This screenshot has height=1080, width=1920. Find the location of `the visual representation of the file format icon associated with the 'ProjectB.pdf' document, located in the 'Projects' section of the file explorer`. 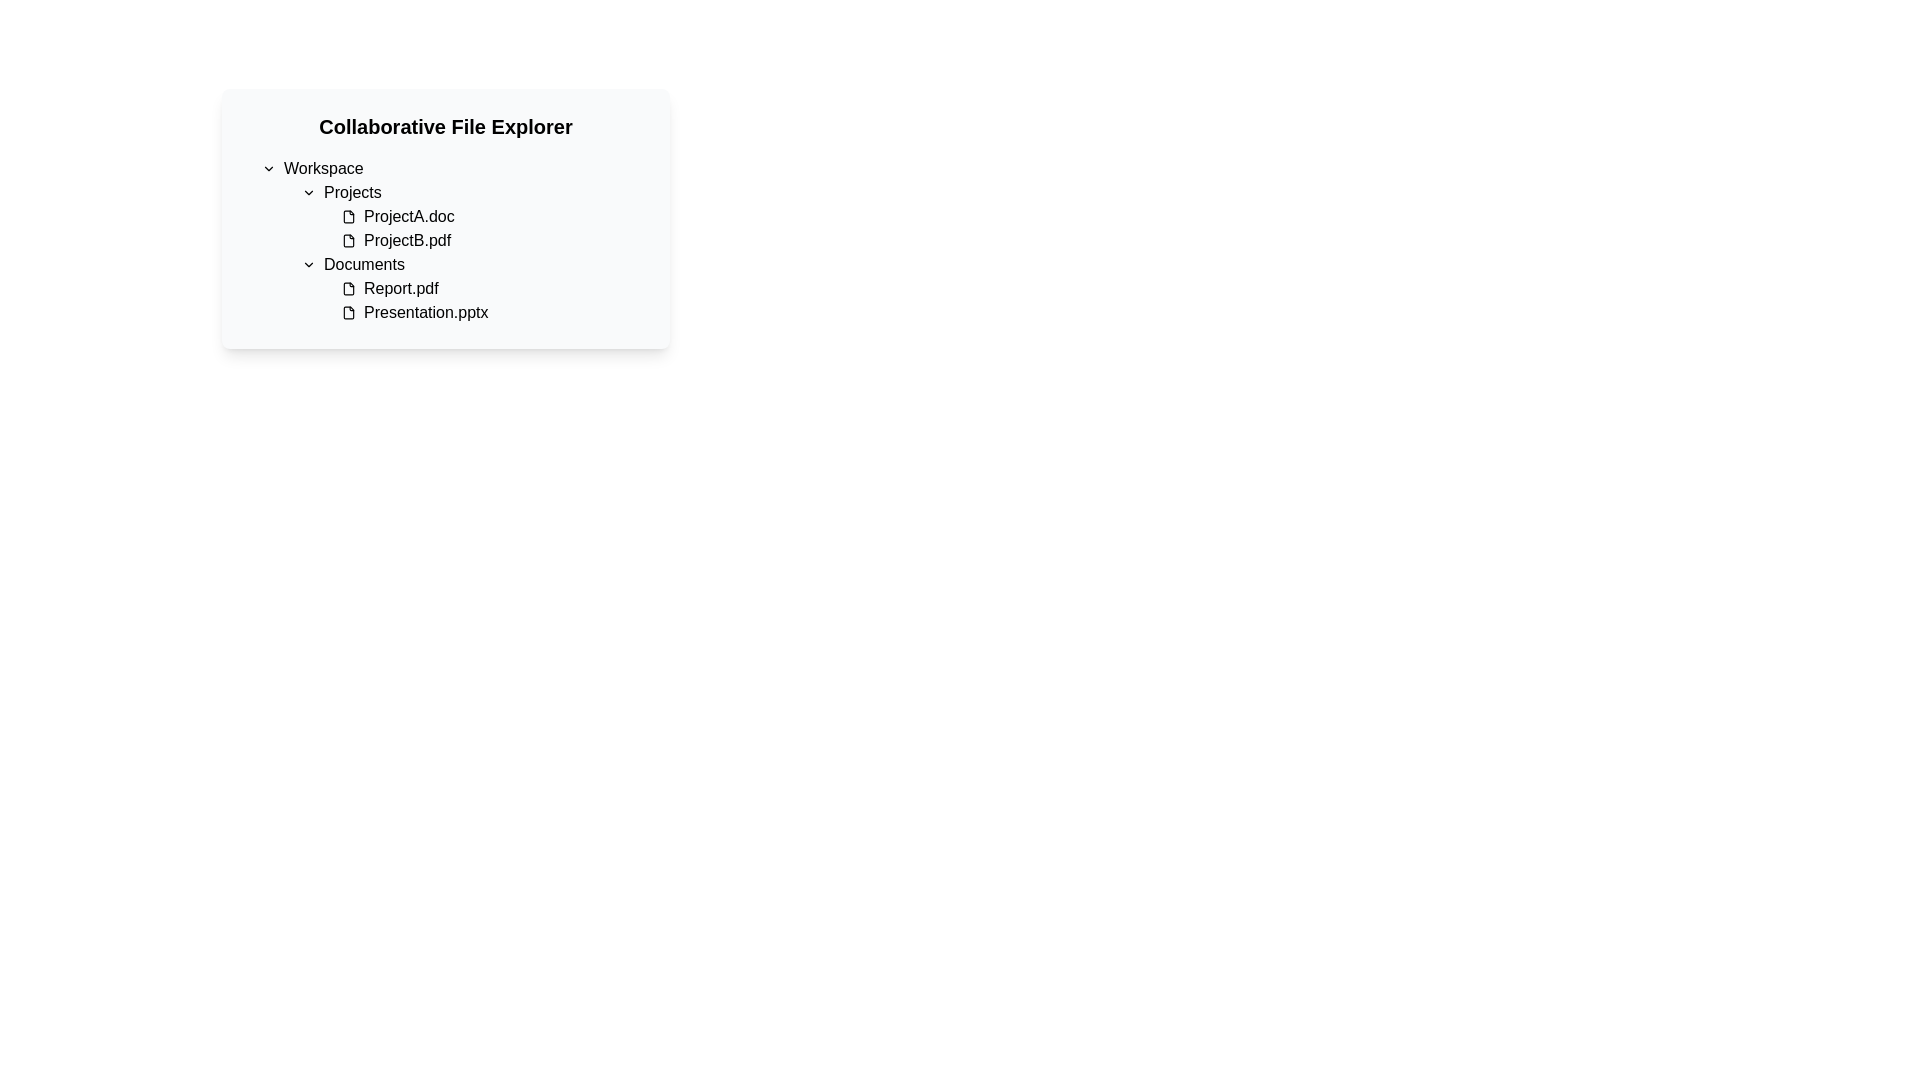

the visual representation of the file format icon associated with the 'ProjectB.pdf' document, located in the 'Projects' section of the file explorer is located at coordinates (349, 239).